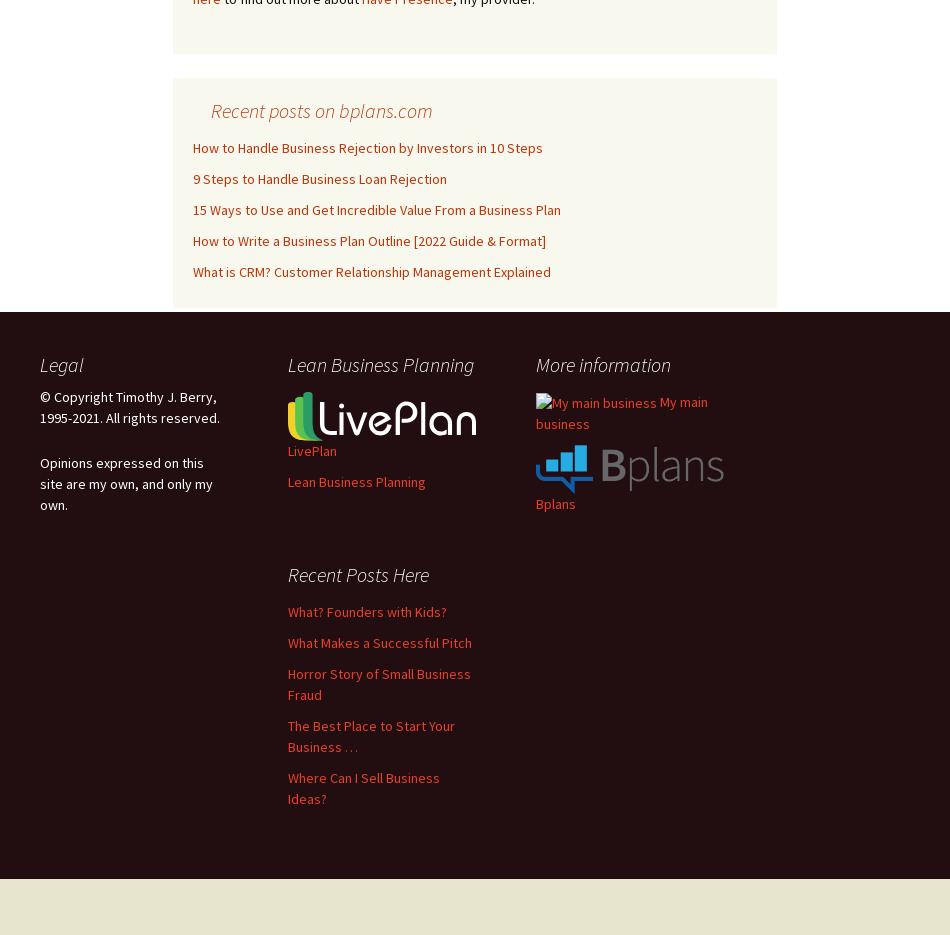  Describe the element at coordinates (363, 786) in the screenshot. I see `'Where Can I Sell Business Ideas?'` at that location.